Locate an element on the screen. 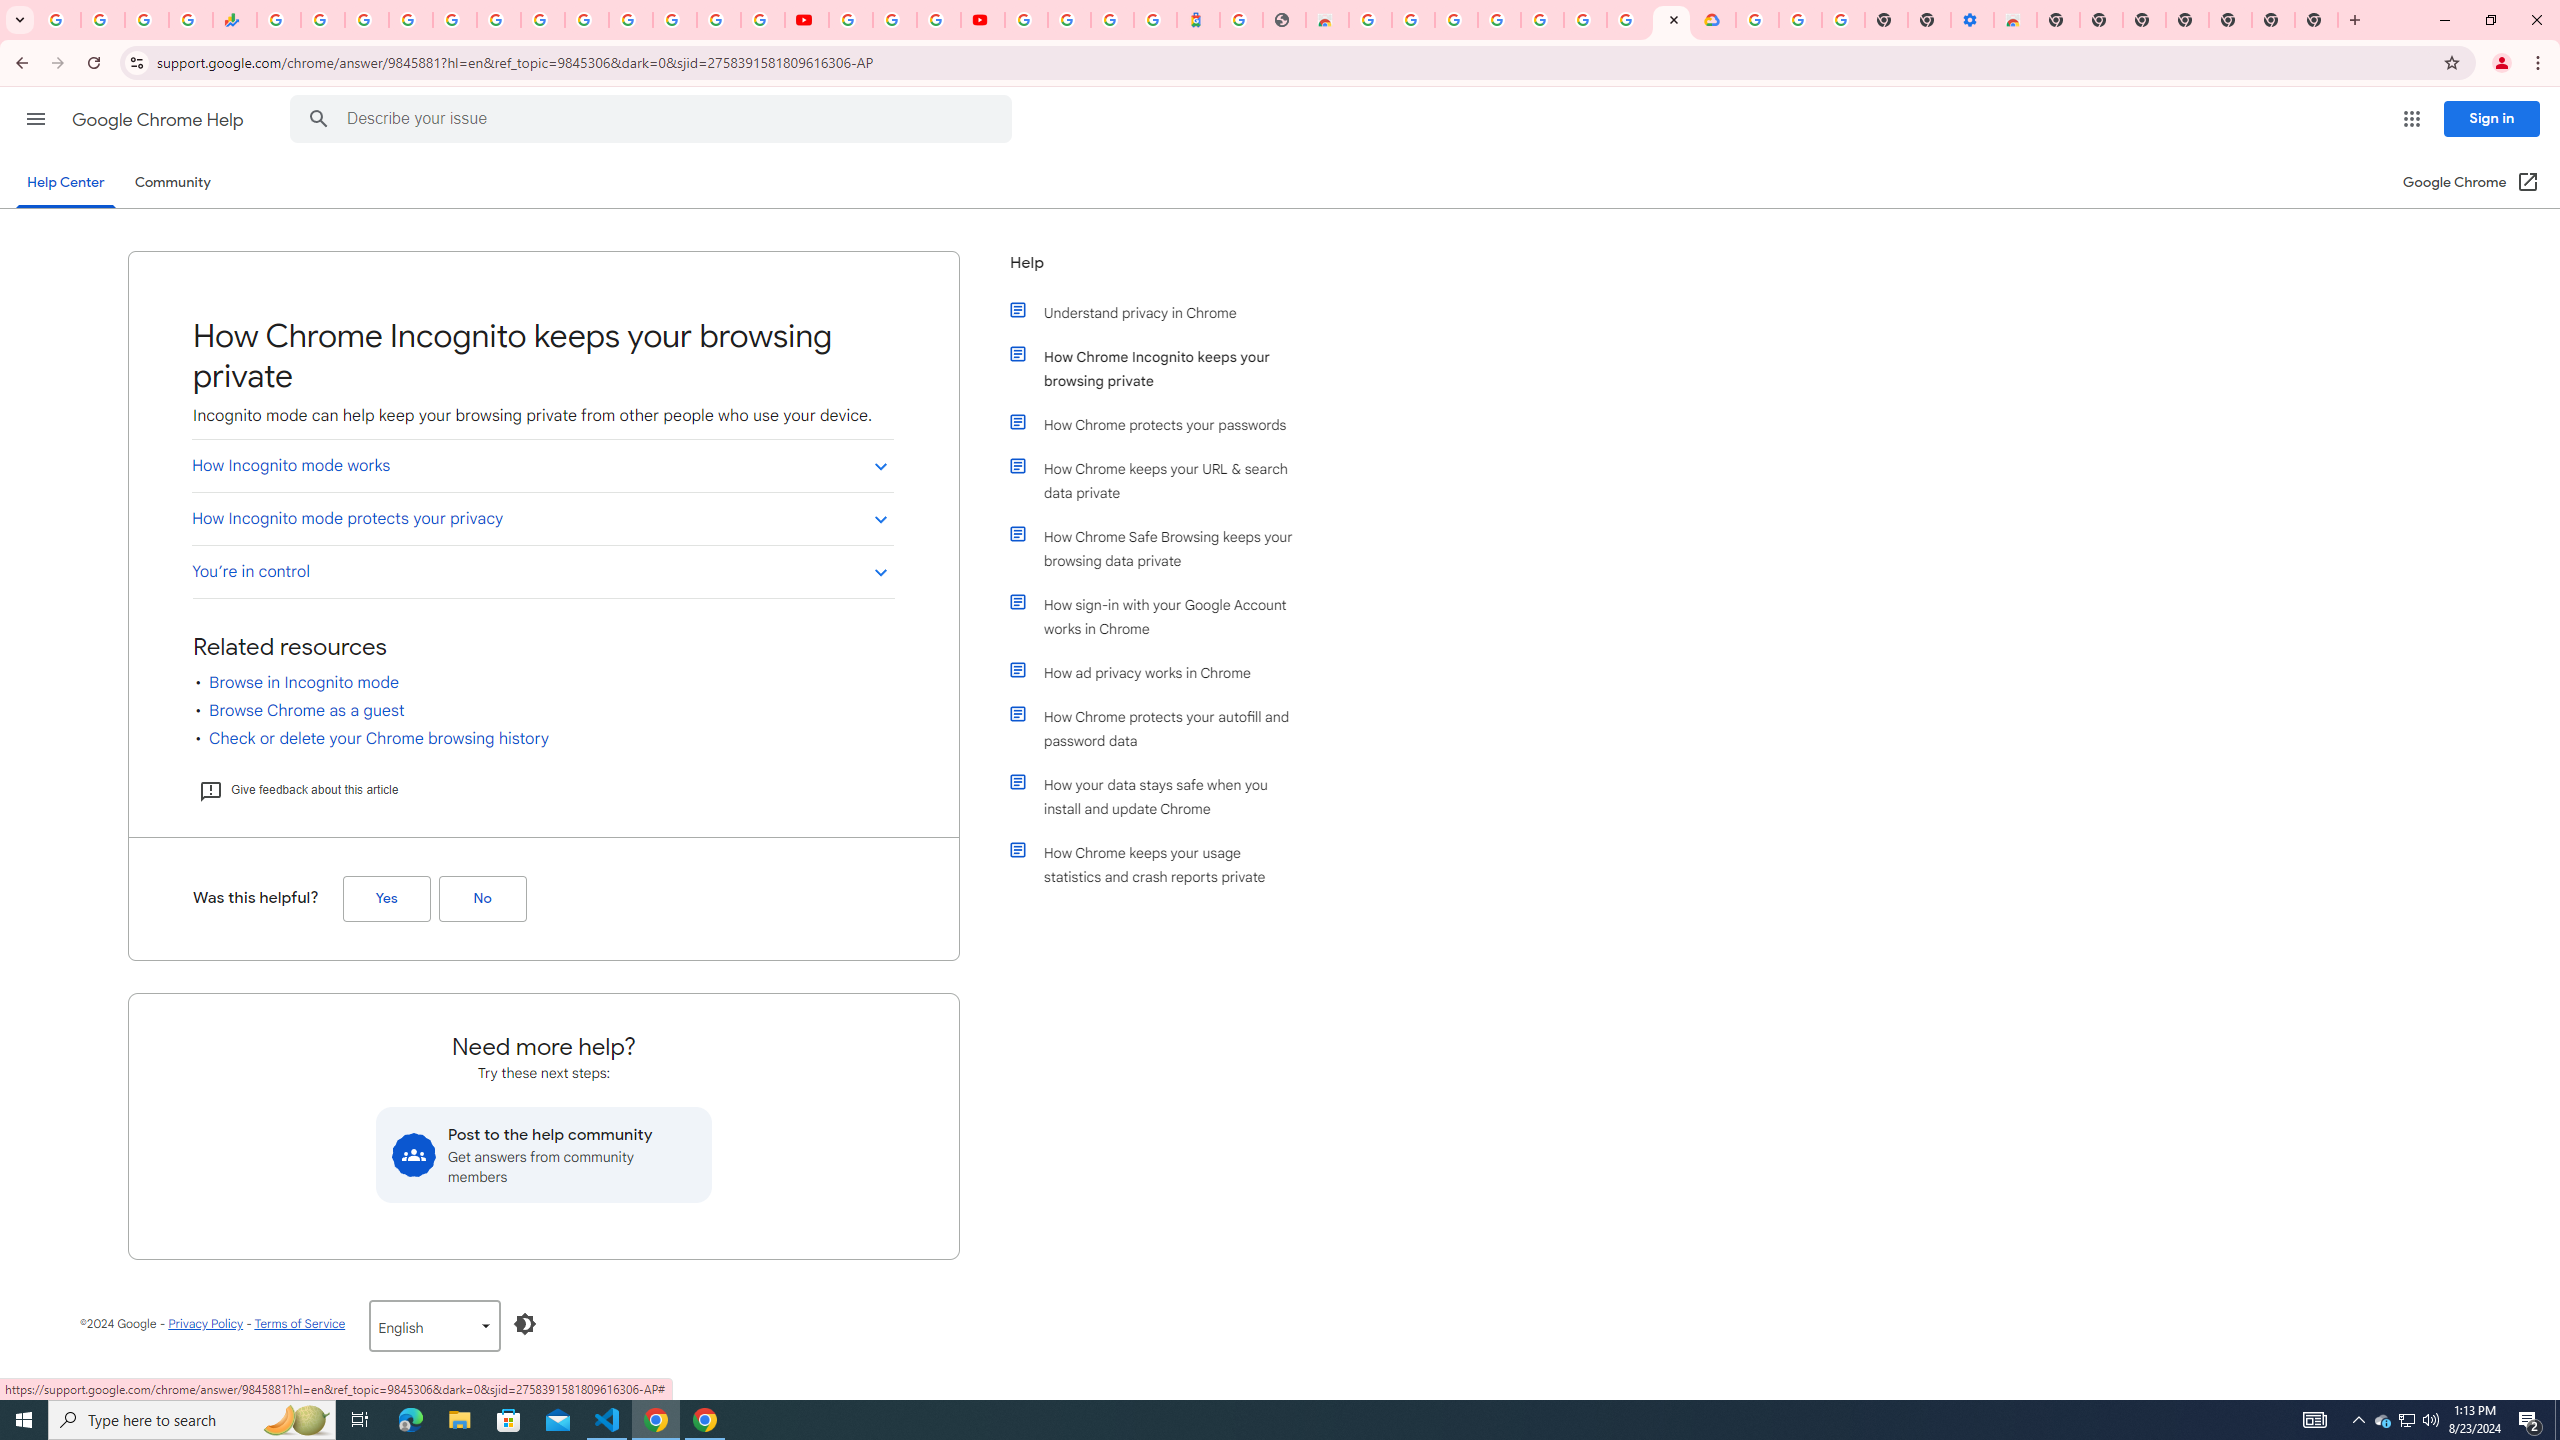 The width and height of the screenshot is (2560, 1440). 'Google Workspace Admin Community' is located at coordinates (57, 19).